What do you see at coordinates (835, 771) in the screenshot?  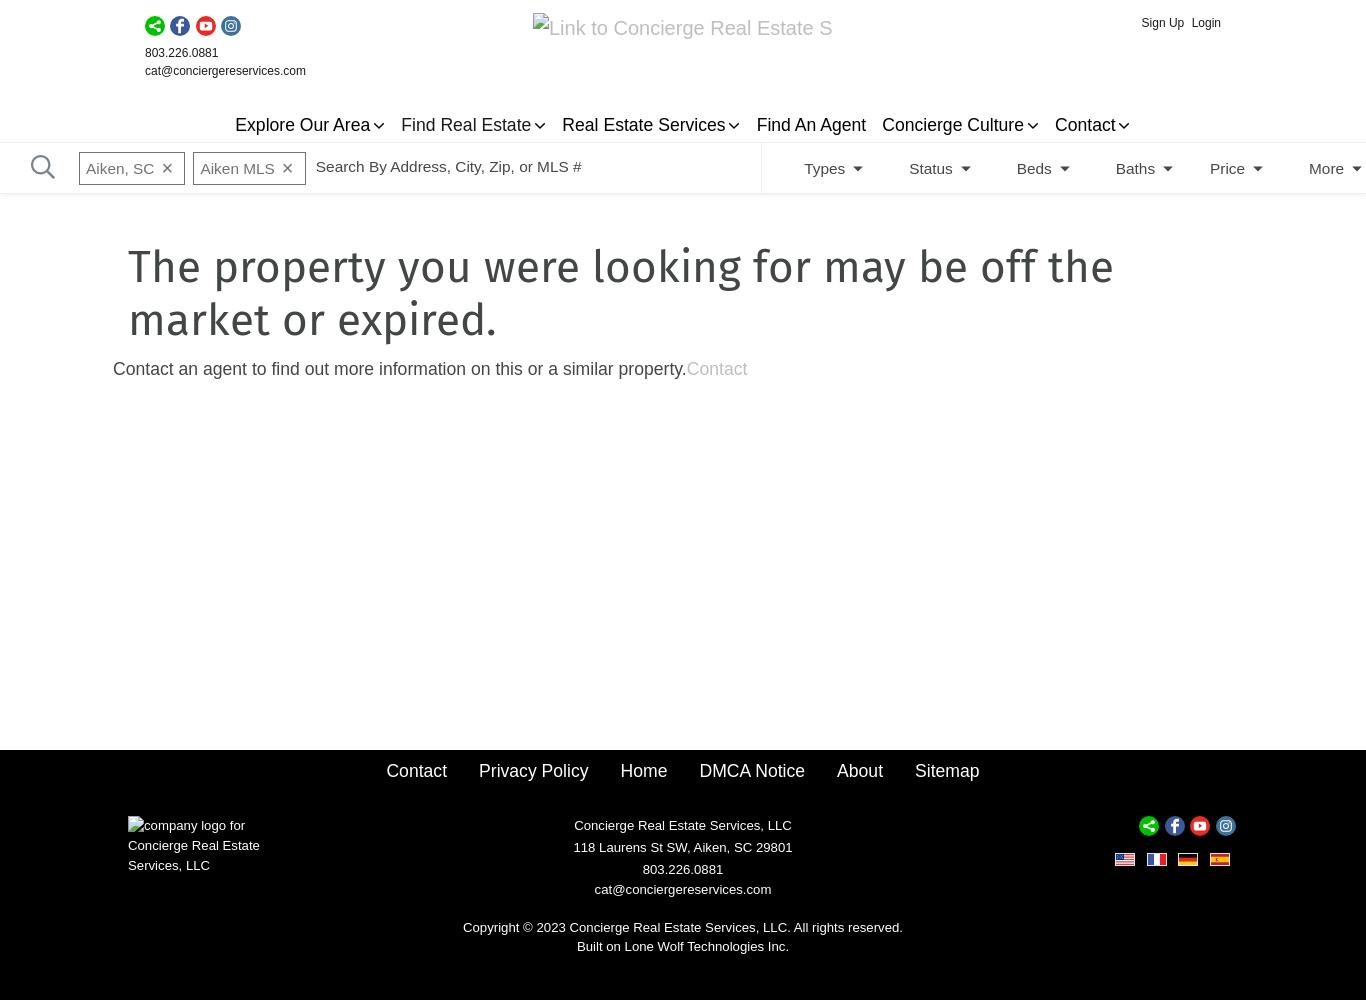 I see `'About'` at bounding box center [835, 771].